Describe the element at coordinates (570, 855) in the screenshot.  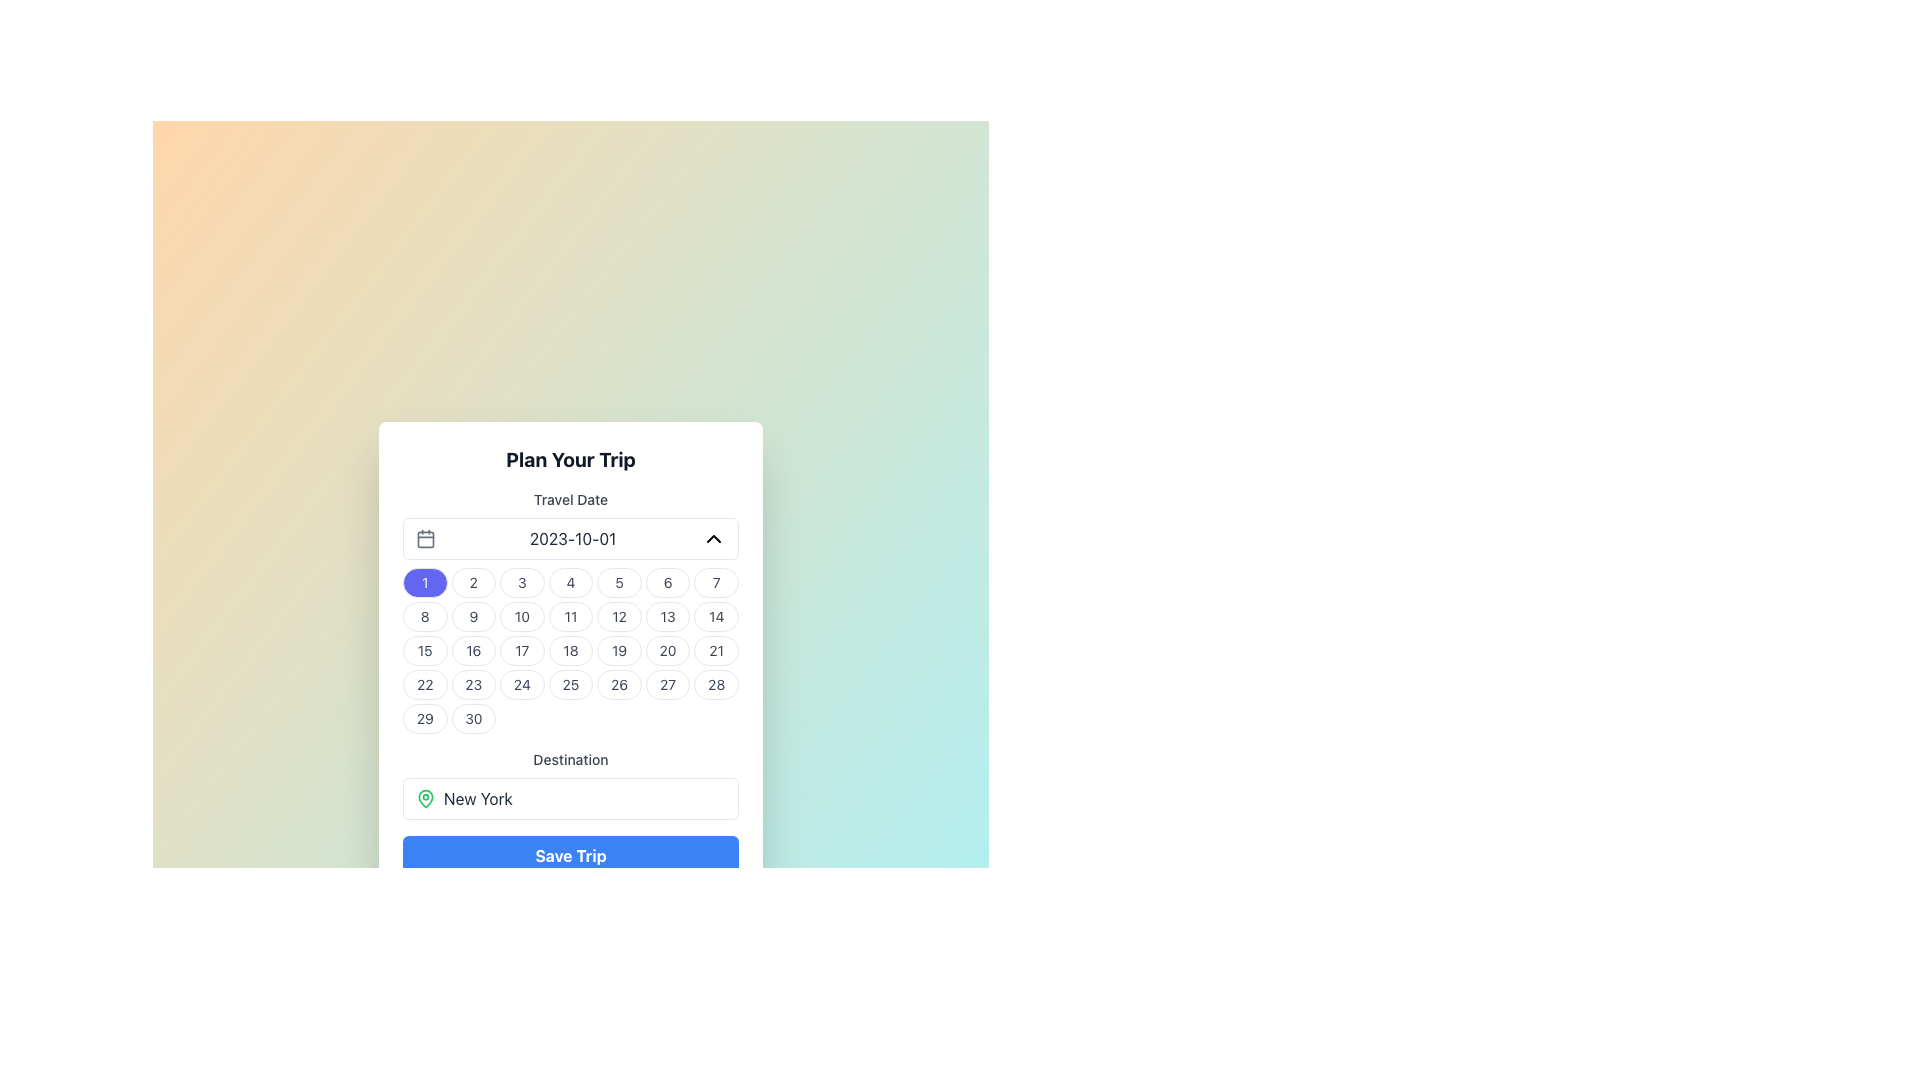
I see `the save button located at the bottom of the form to store the trip information entered` at that location.